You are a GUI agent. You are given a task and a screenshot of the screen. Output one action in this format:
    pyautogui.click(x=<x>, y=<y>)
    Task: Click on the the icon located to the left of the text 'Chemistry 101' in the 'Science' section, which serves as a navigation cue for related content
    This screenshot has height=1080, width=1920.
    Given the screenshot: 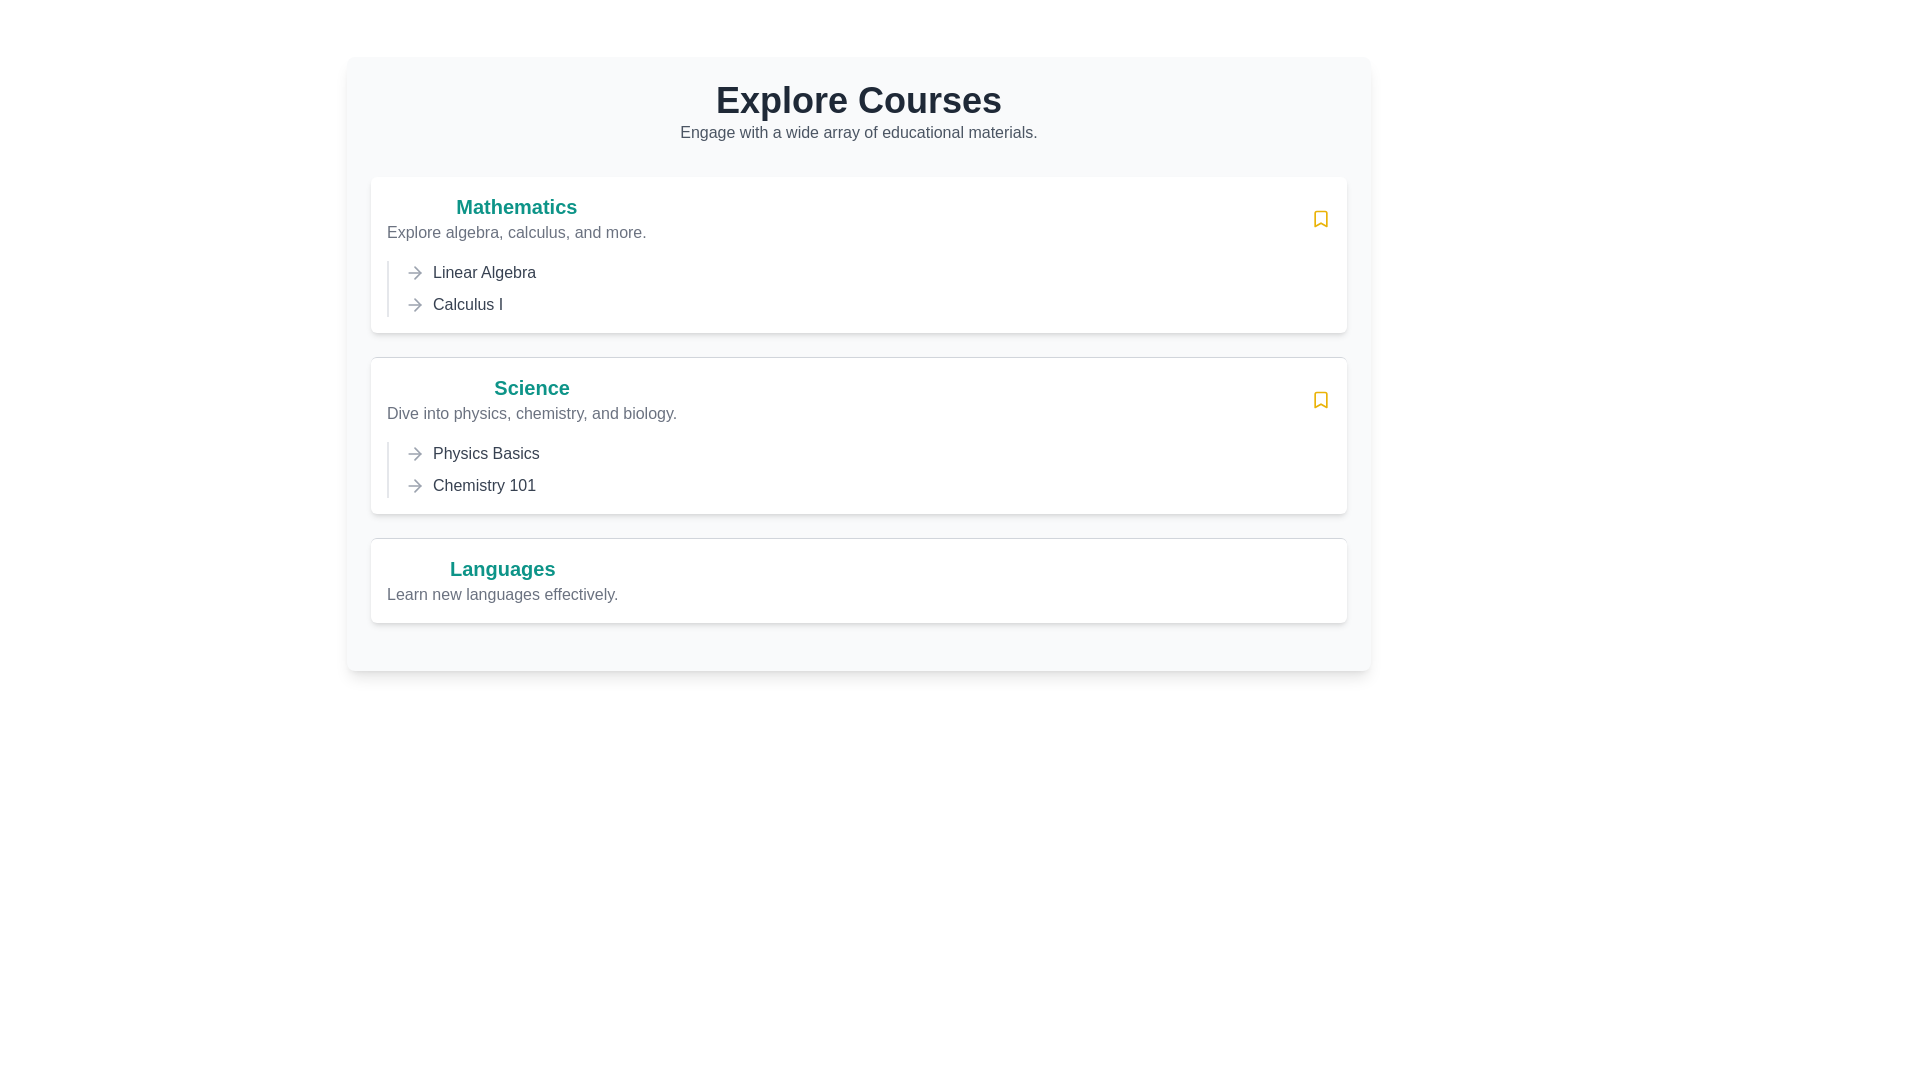 What is the action you would take?
    pyautogui.click(x=413, y=486)
    